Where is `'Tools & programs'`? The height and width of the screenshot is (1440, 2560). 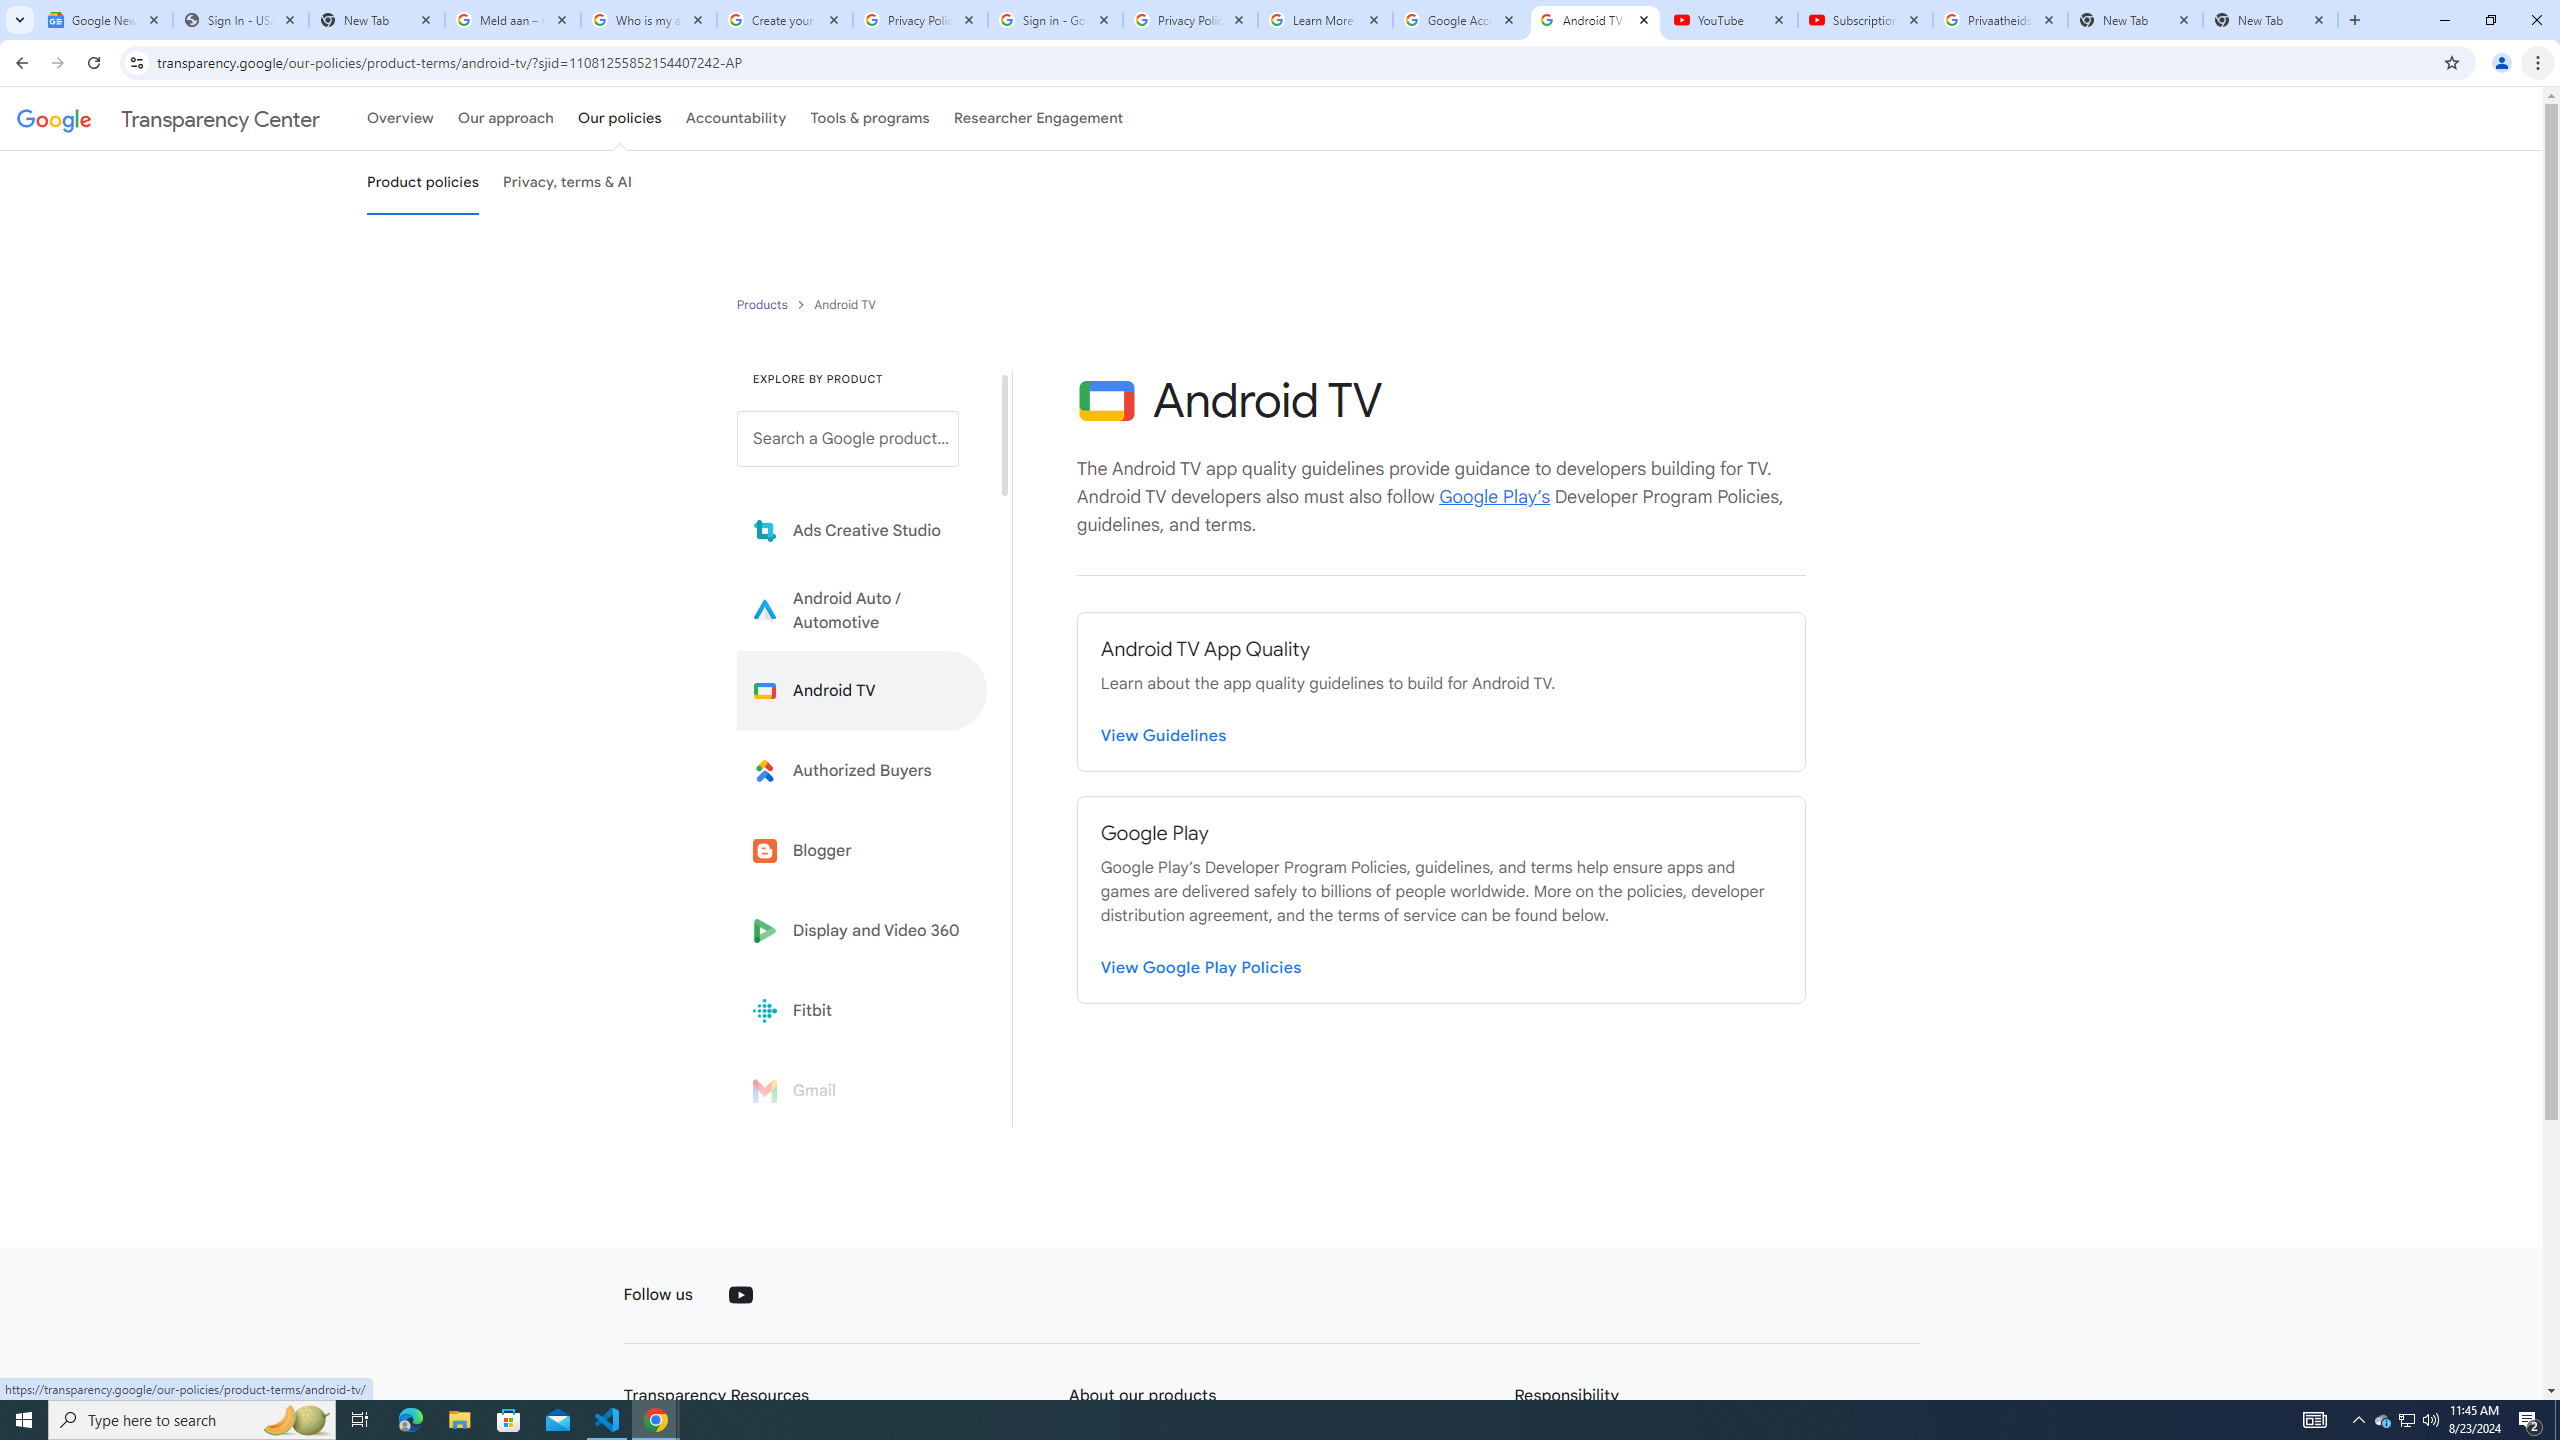 'Tools & programs' is located at coordinates (869, 118).